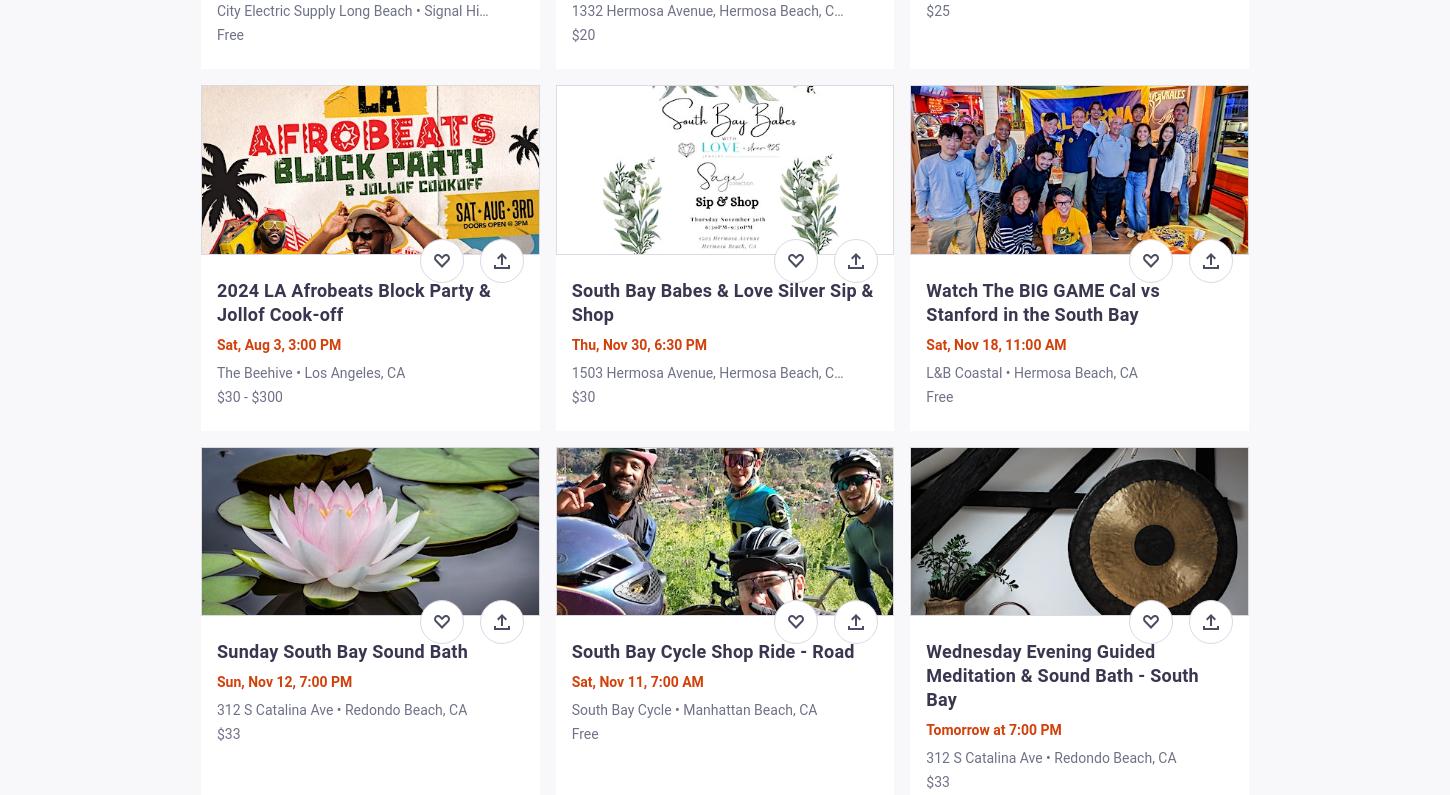 This screenshot has height=795, width=1450. What do you see at coordinates (352, 19) in the screenshot?
I see `'City Electric Supply Long Beach • Signal Hill, CA'` at bounding box center [352, 19].